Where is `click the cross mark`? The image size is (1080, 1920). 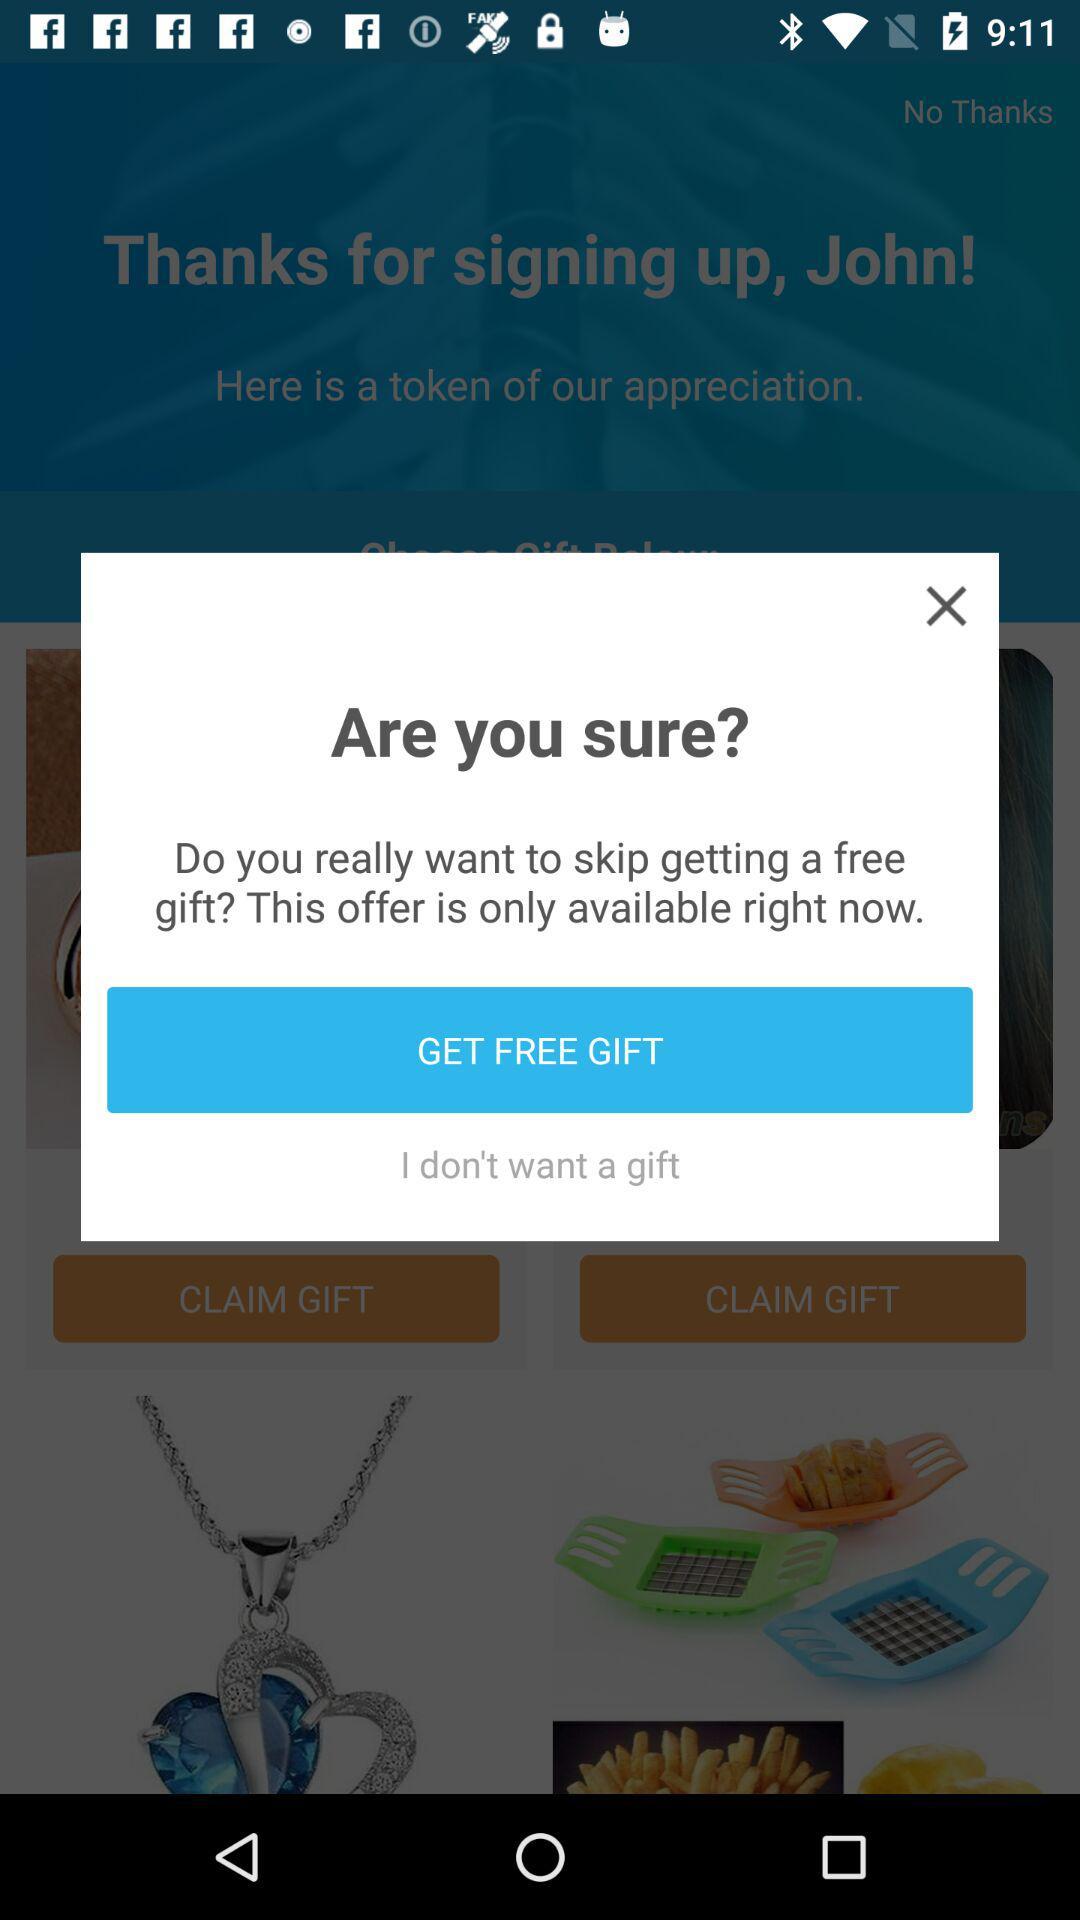
click the cross mark is located at coordinates (945, 604).